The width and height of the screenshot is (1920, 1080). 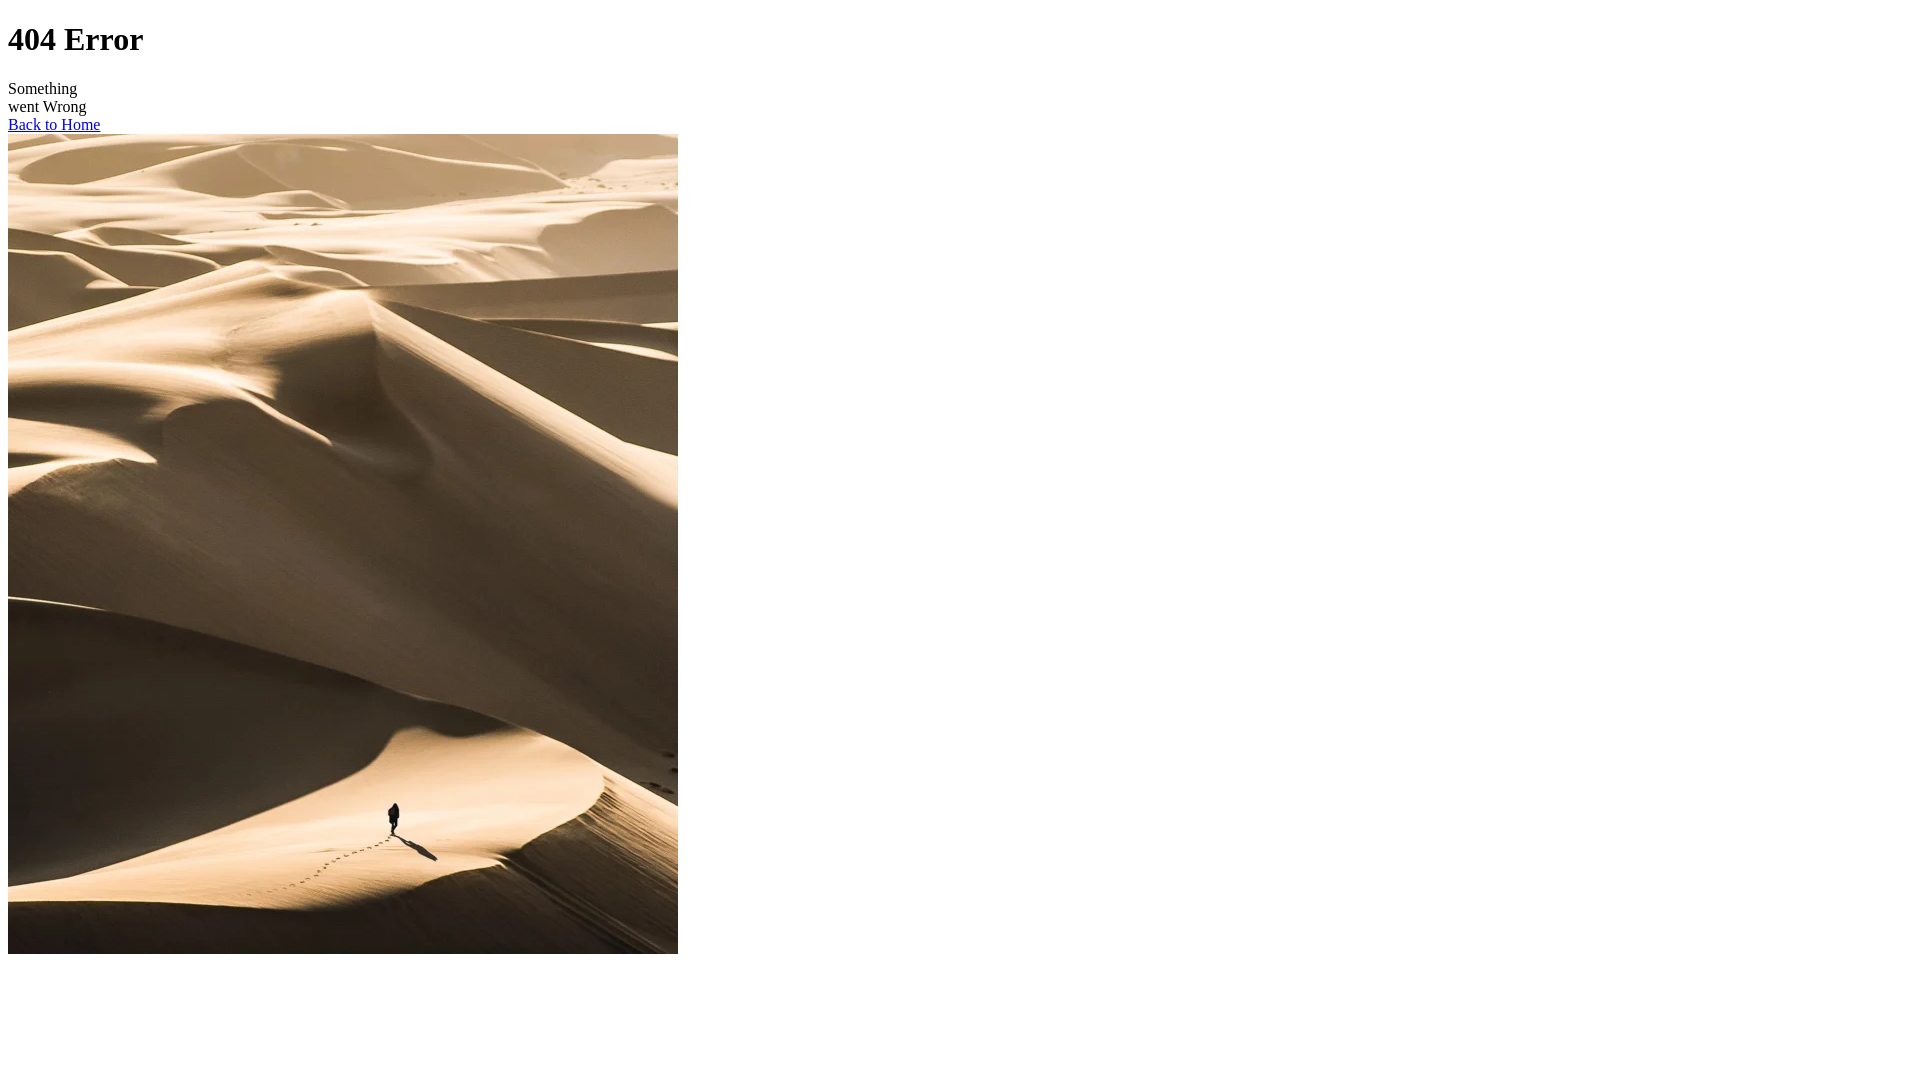 I want to click on 'Back to Home', so click(x=53, y=124).